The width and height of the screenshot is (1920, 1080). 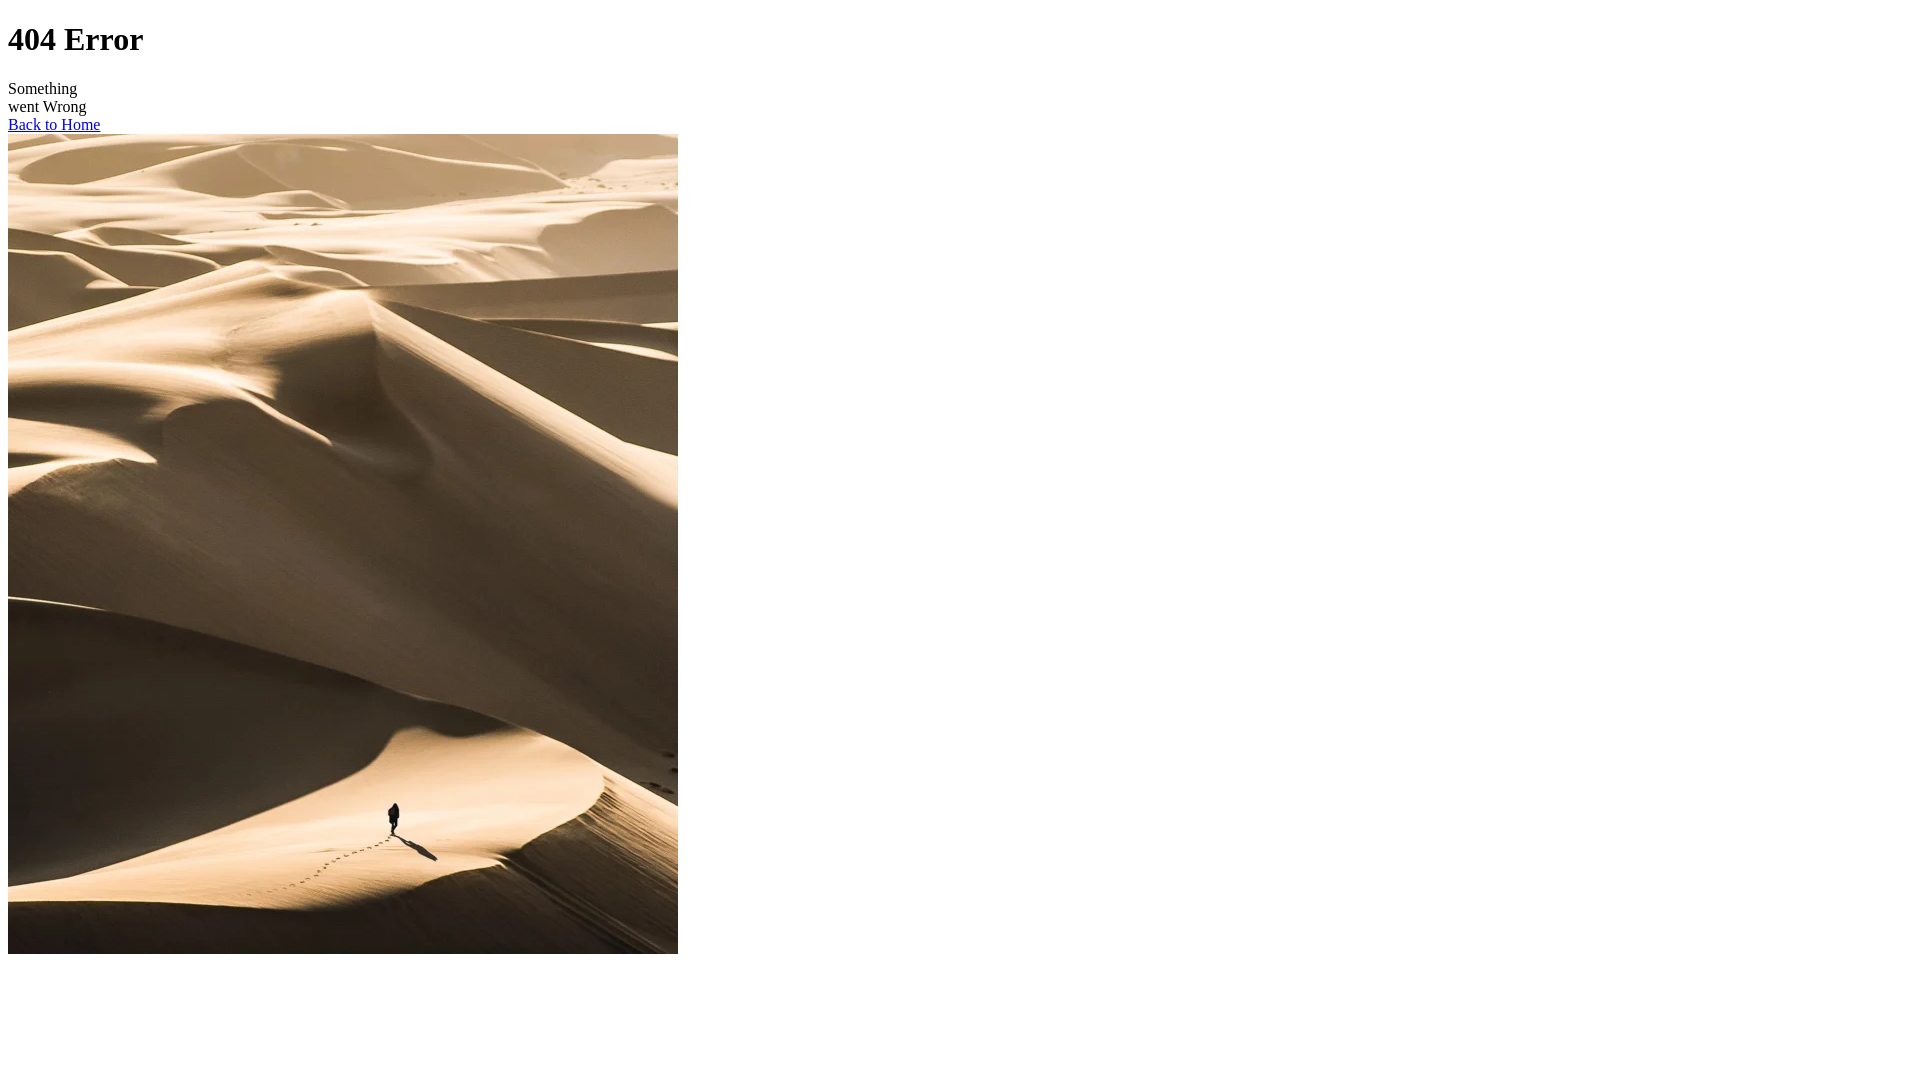 I want to click on 'Back to Home', so click(x=53, y=124).